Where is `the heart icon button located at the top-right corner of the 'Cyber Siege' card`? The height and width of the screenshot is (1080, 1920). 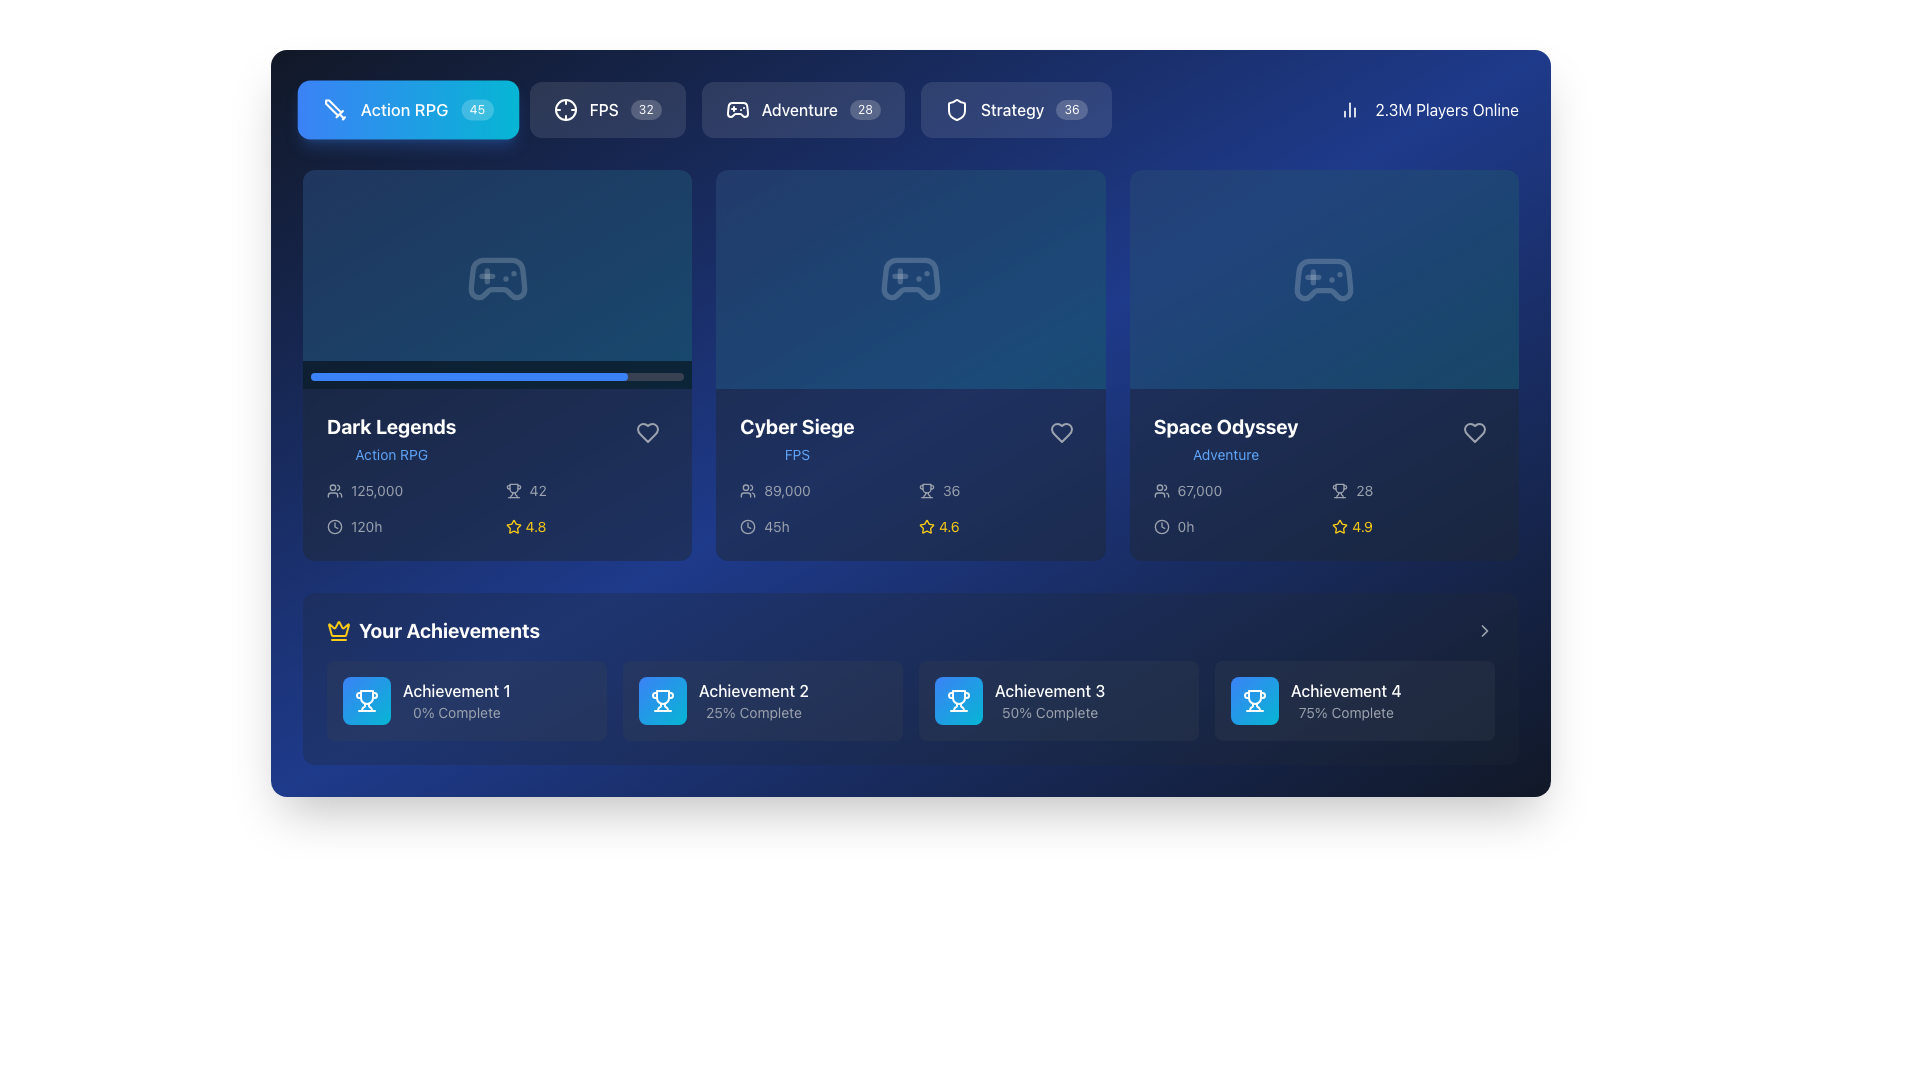
the heart icon button located at the top-right corner of the 'Cyber Siege' card is located at coordinates (1060, 431).